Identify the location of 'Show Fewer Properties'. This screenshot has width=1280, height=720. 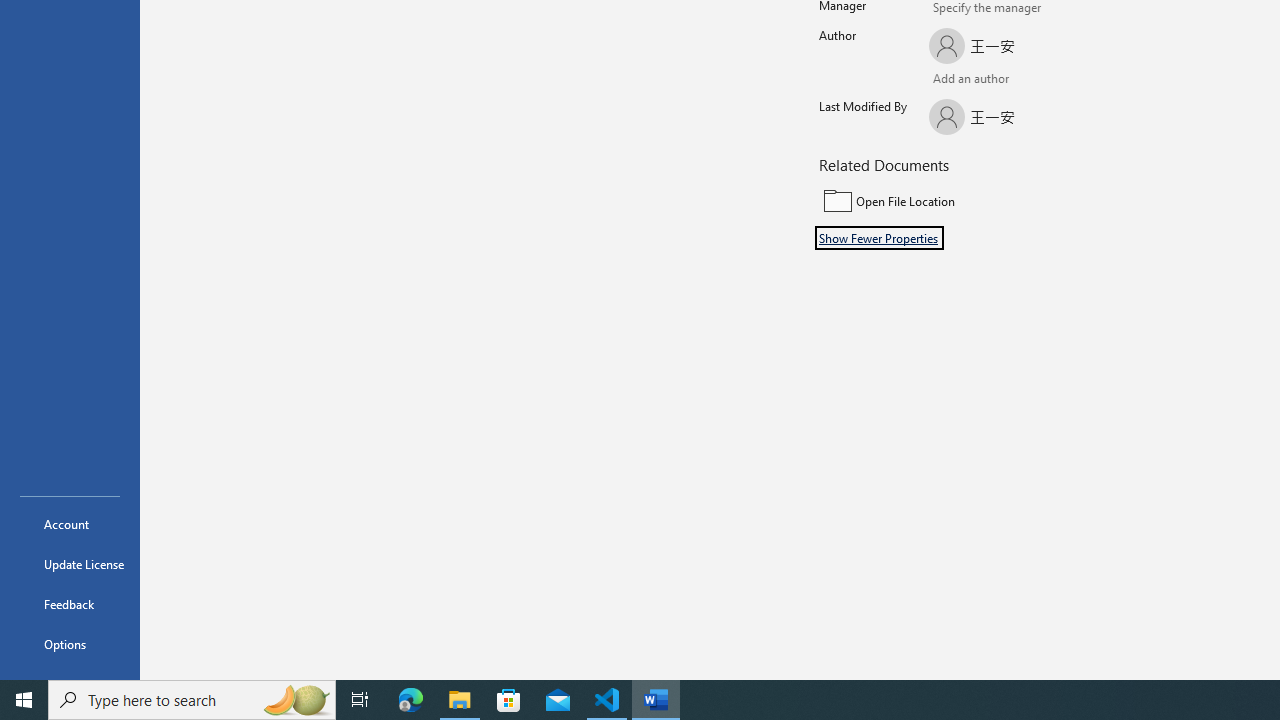
(879, 236).